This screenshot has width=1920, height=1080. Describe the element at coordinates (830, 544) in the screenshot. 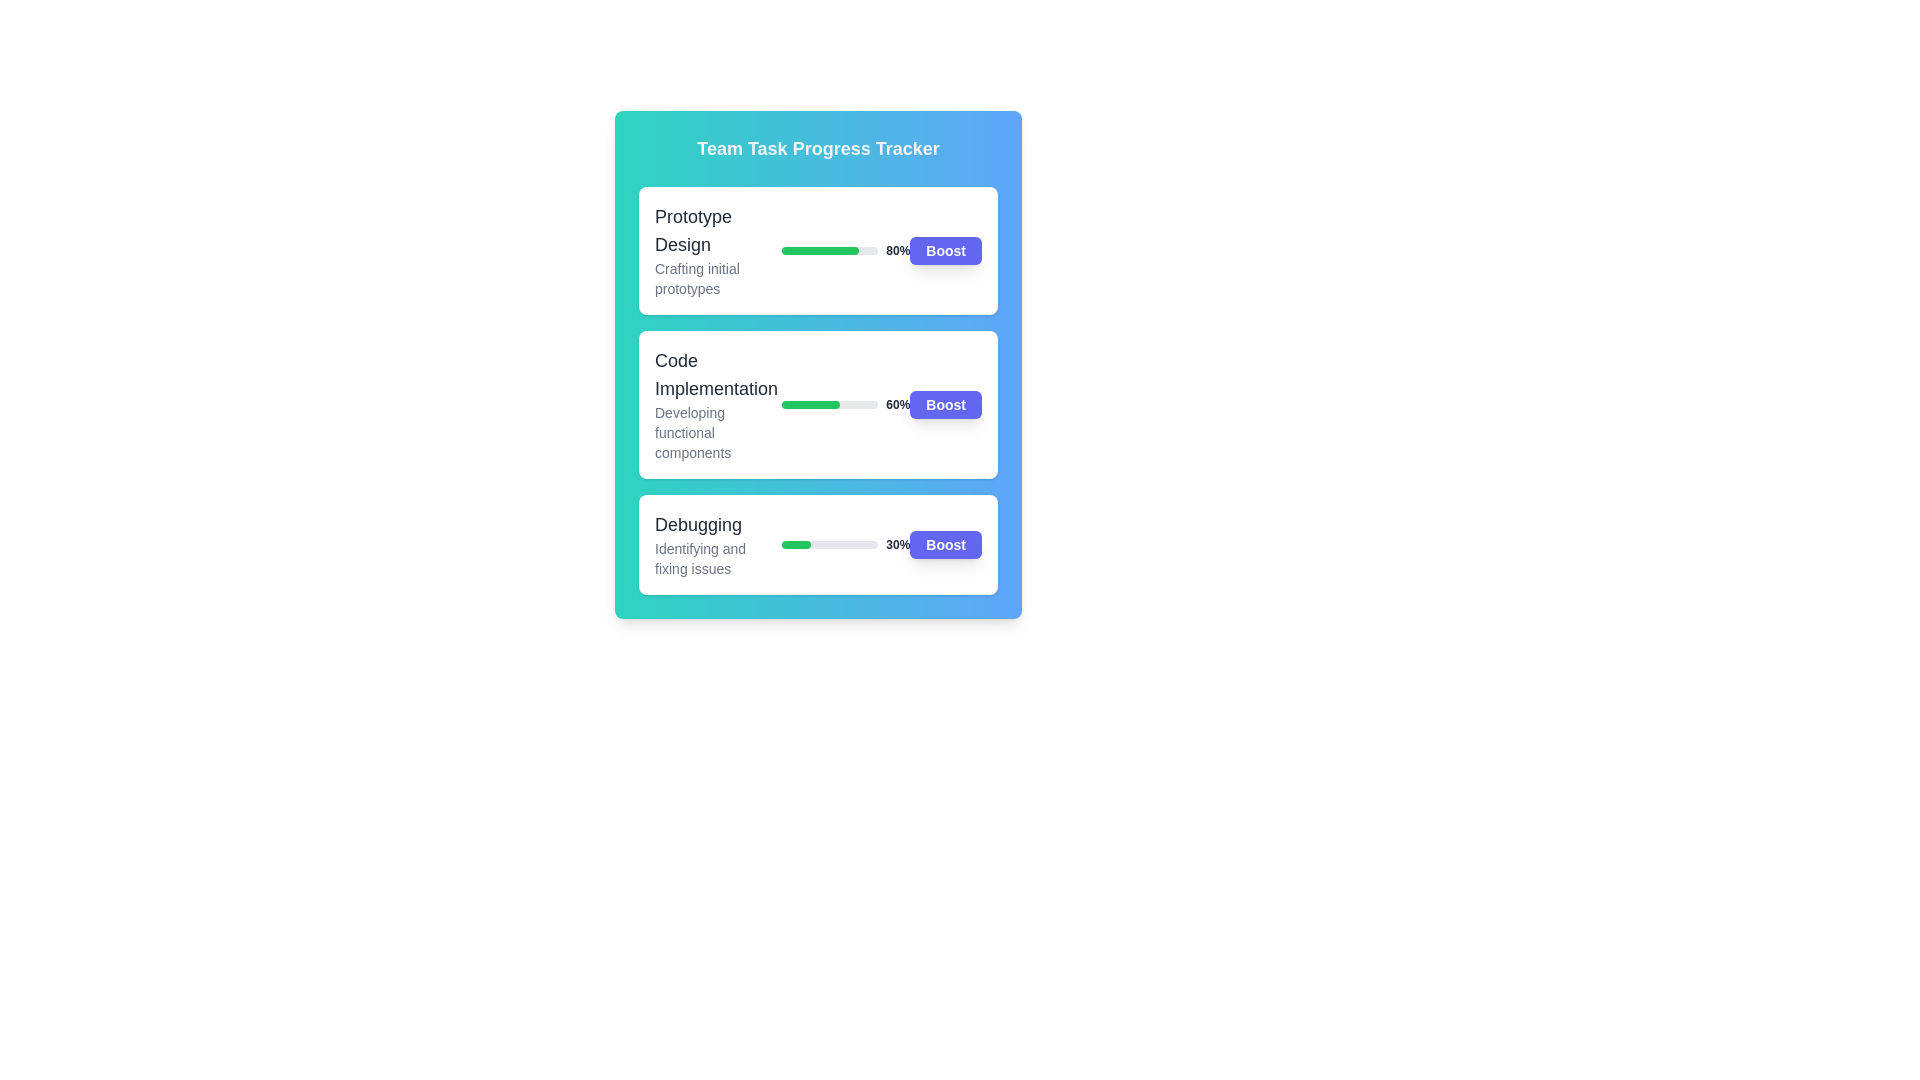

I see `the horizontal progress bar in the debugging section, which is partially filled to 30% and located below the 'Debugging' label and above the 'Boost' button` at that location.